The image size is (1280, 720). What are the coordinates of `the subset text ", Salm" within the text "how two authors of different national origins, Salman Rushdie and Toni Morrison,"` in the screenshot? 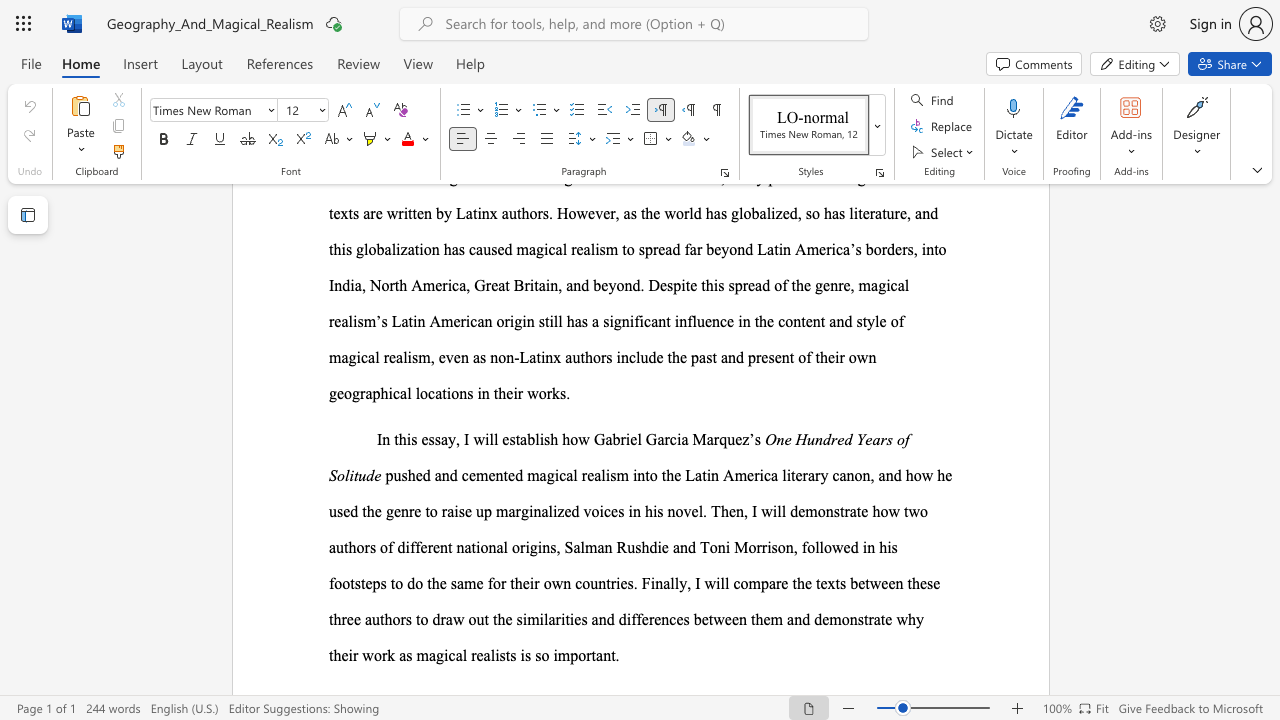 It's located at (556, 547).